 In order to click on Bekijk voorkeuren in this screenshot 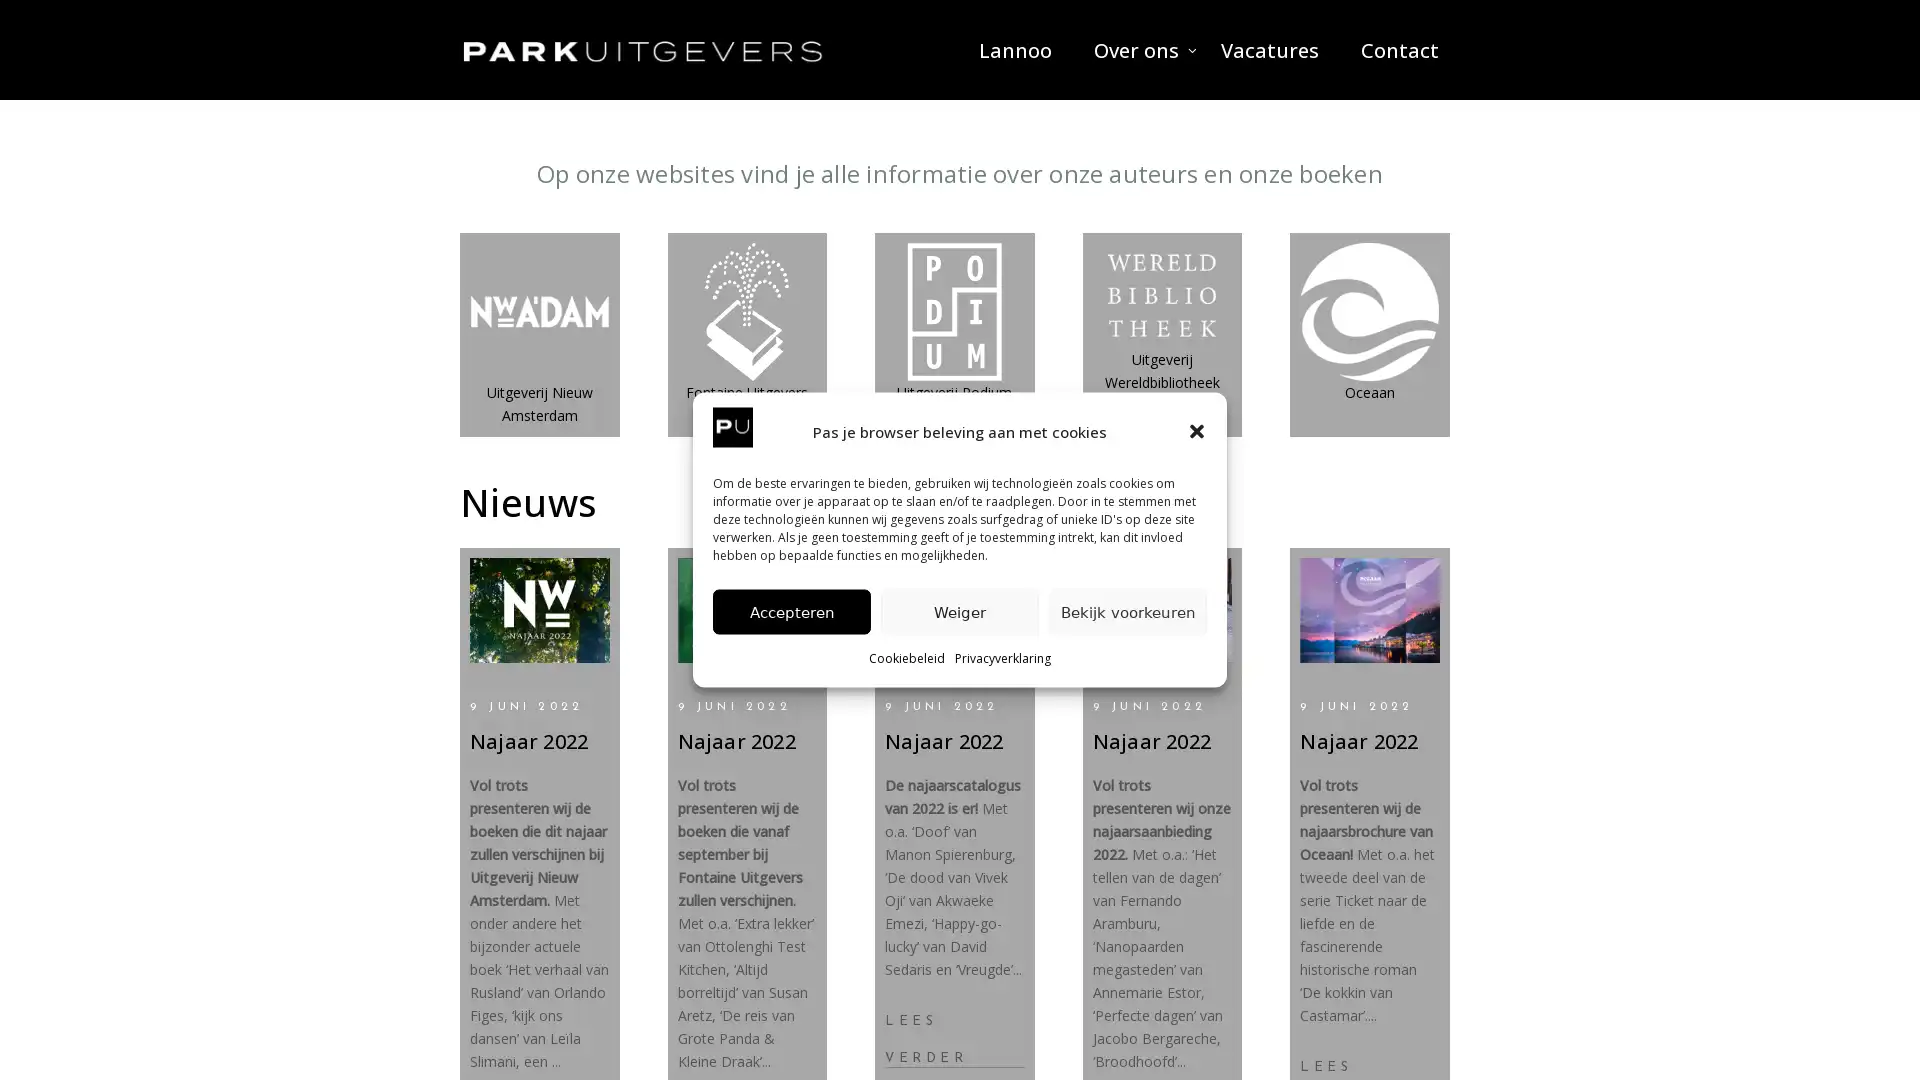, I will do `click(1128, 610)`.